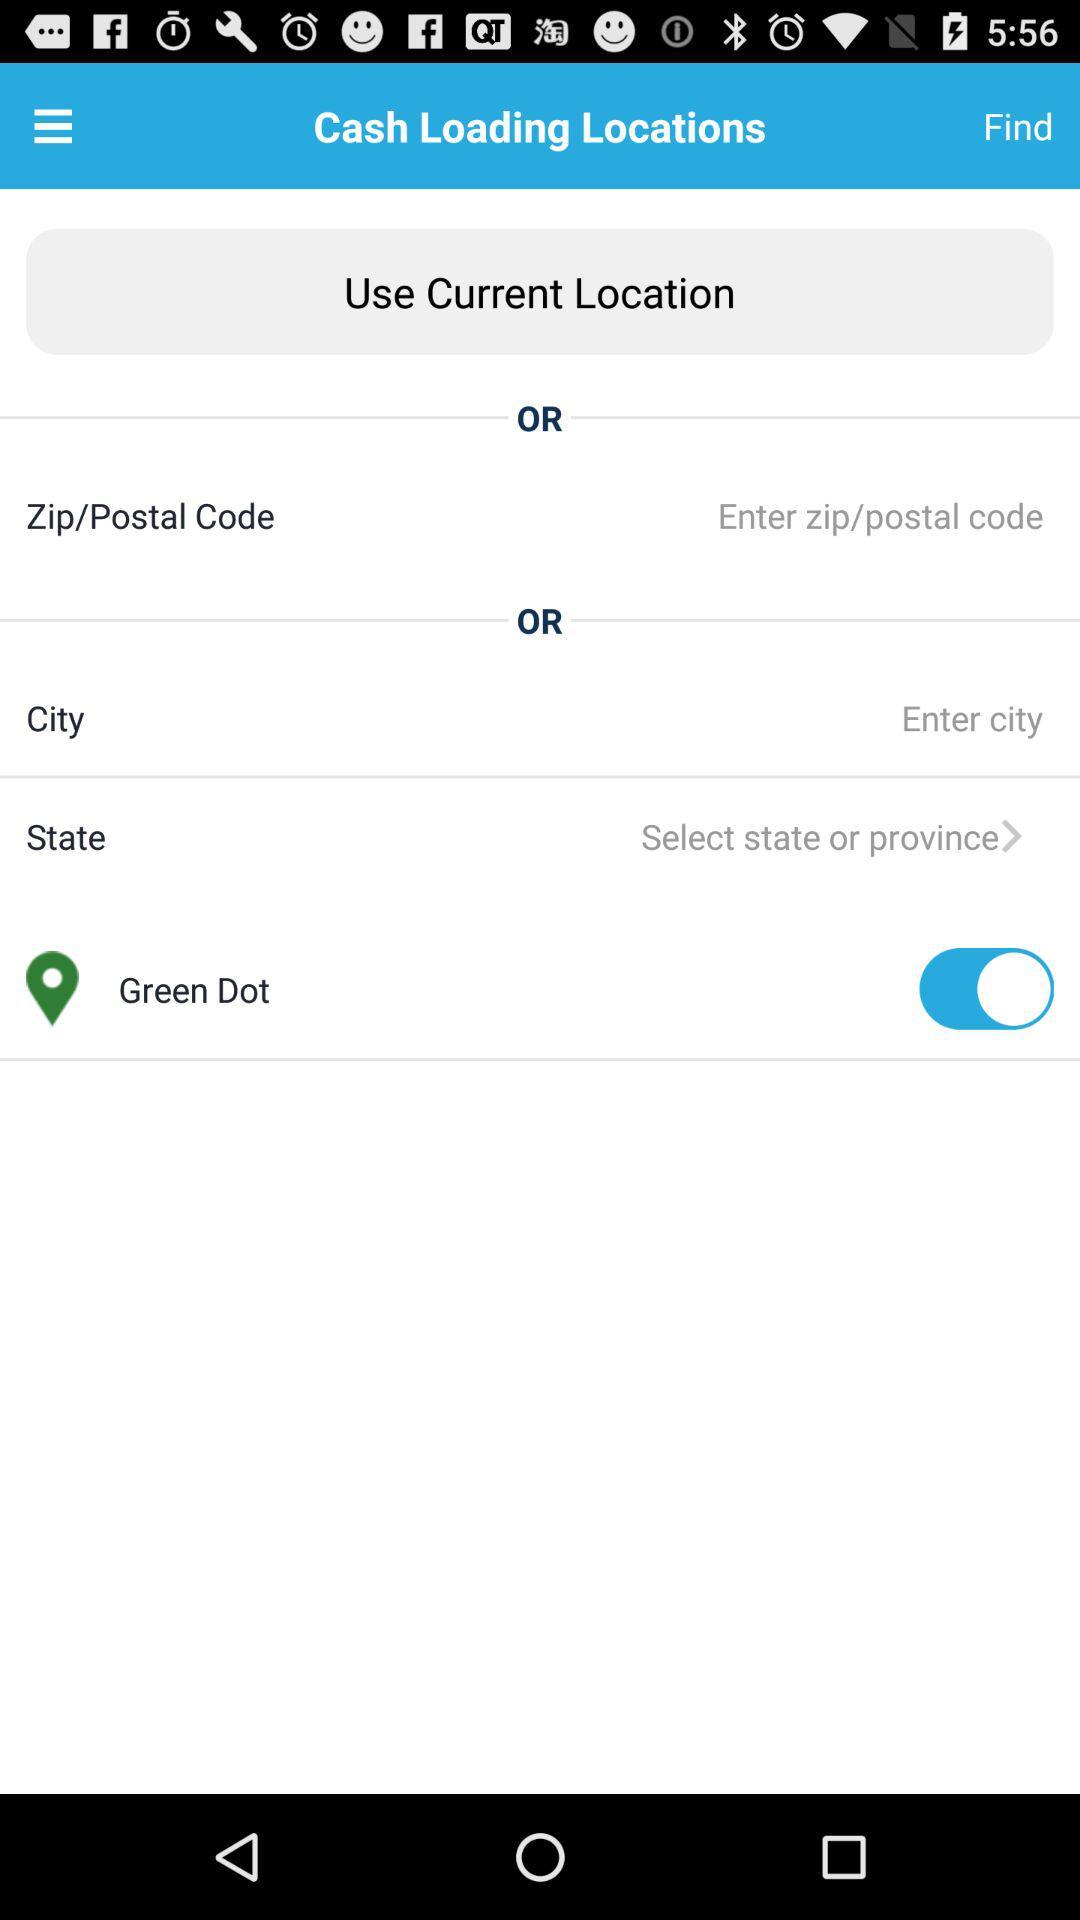  What do you see at coordinates (569, 717) in the screenshot?
I see `the icon next to city icon` at bounding box center [569, 717].